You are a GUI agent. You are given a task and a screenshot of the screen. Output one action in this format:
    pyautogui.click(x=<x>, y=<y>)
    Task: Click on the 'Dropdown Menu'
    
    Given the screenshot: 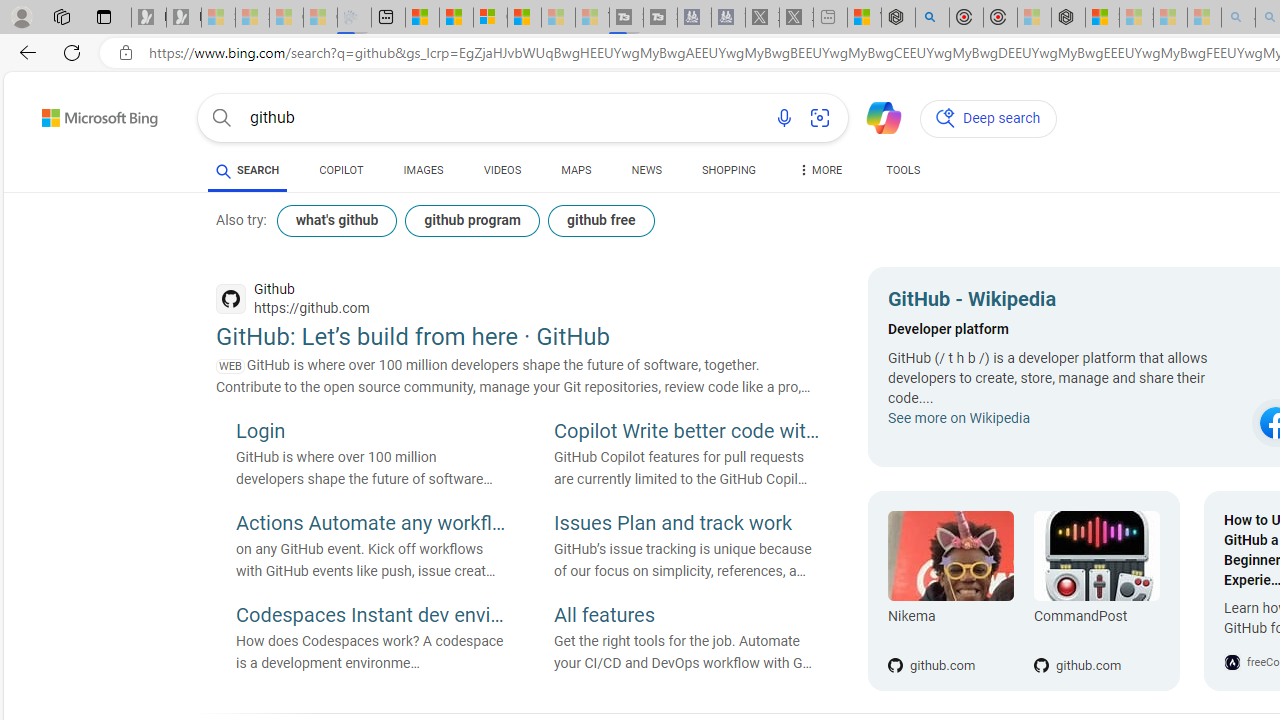 What is the action you would take?
    pyautogui.click(x=819, y=170)
    